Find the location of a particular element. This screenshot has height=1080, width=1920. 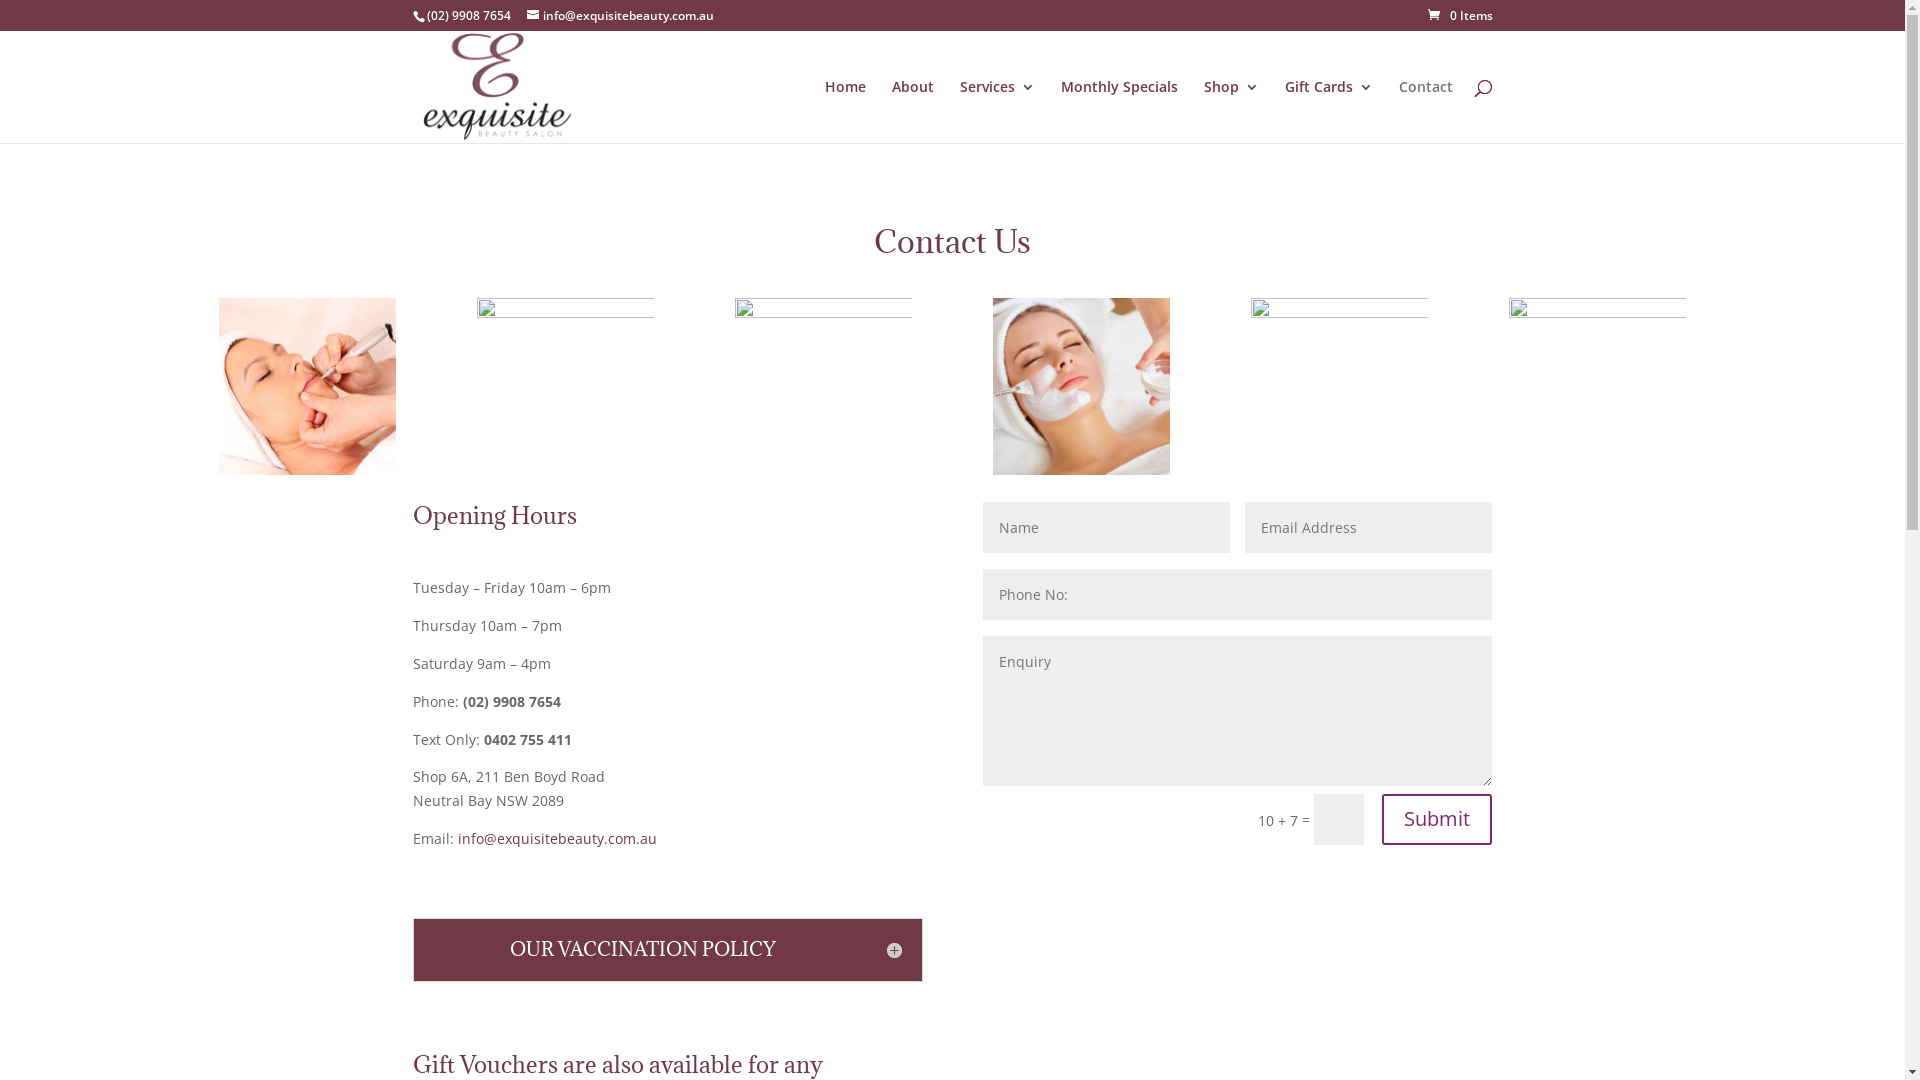

'Monthly Specials' is located at coordinates (1117, 111).